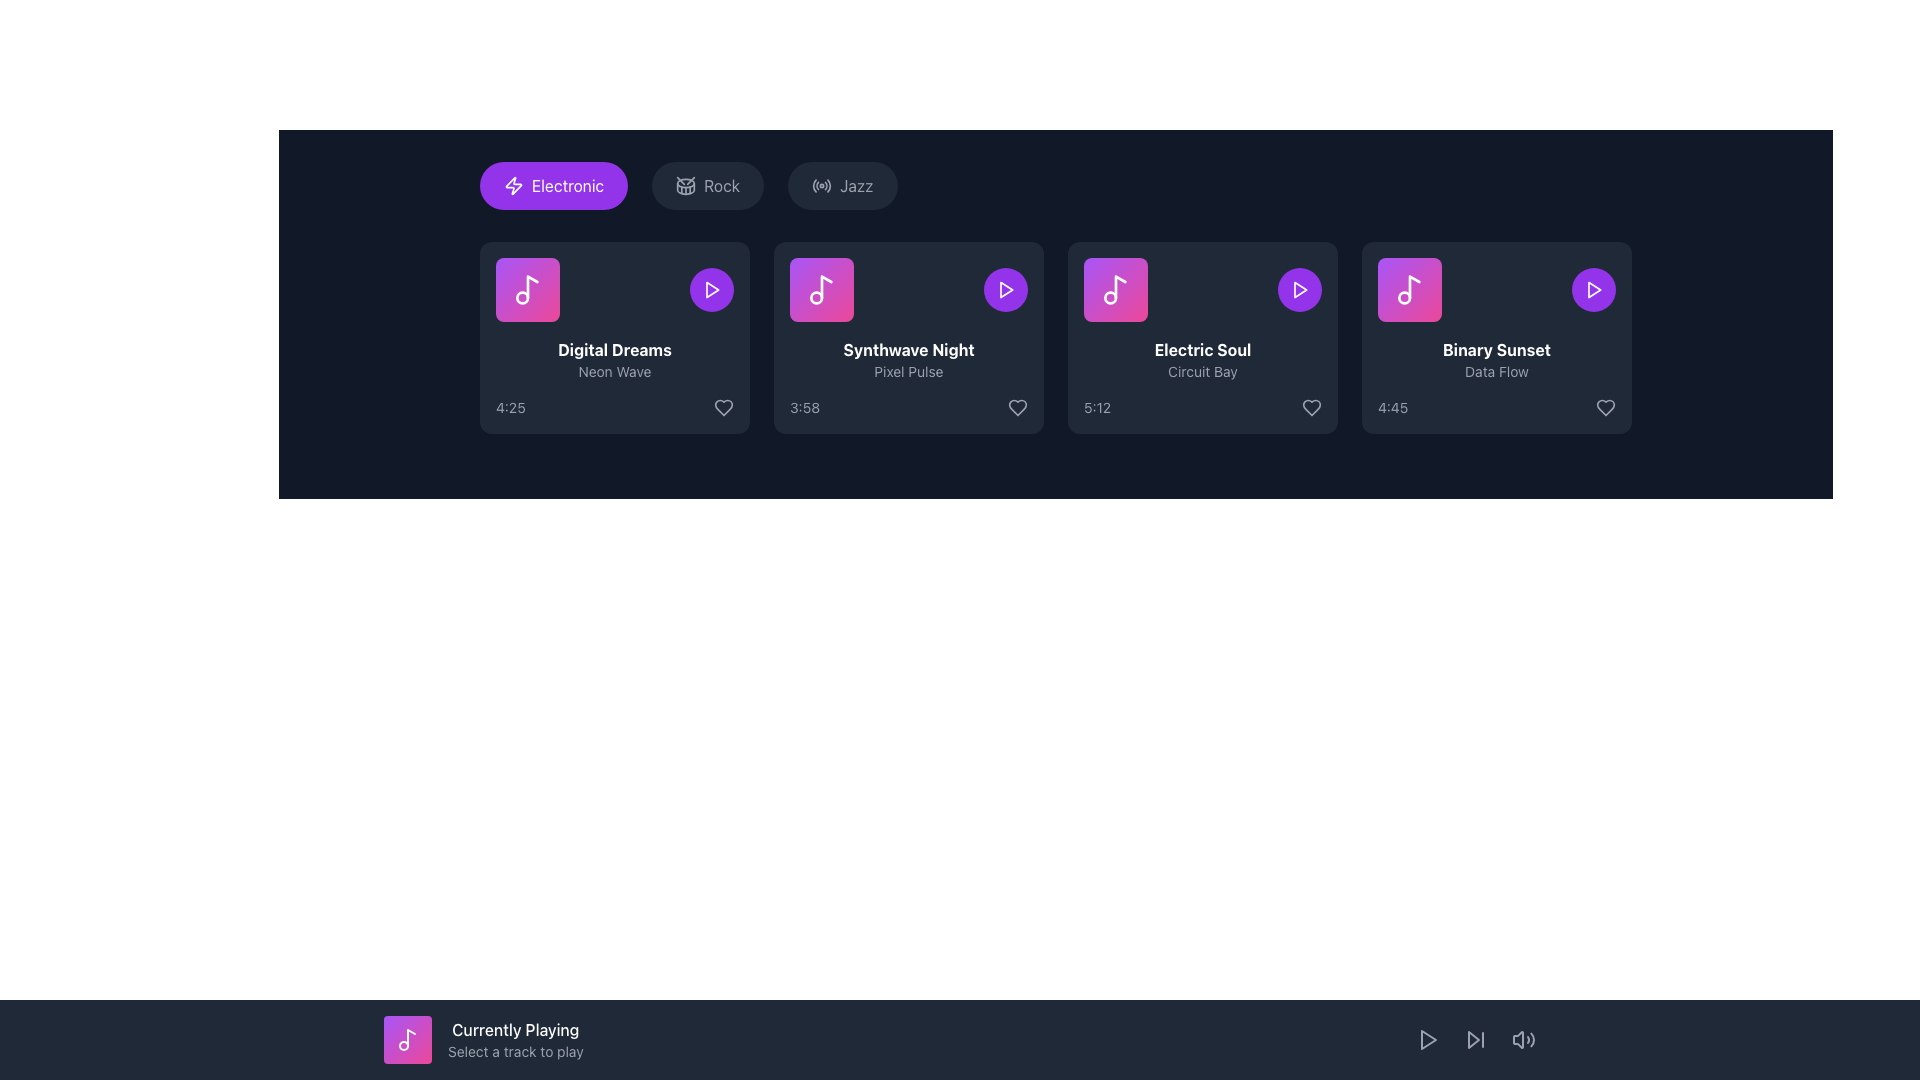  Describe the element at coordinates (842, 185) in the screenshot. I see `the third button in the horizontal list` at that location.